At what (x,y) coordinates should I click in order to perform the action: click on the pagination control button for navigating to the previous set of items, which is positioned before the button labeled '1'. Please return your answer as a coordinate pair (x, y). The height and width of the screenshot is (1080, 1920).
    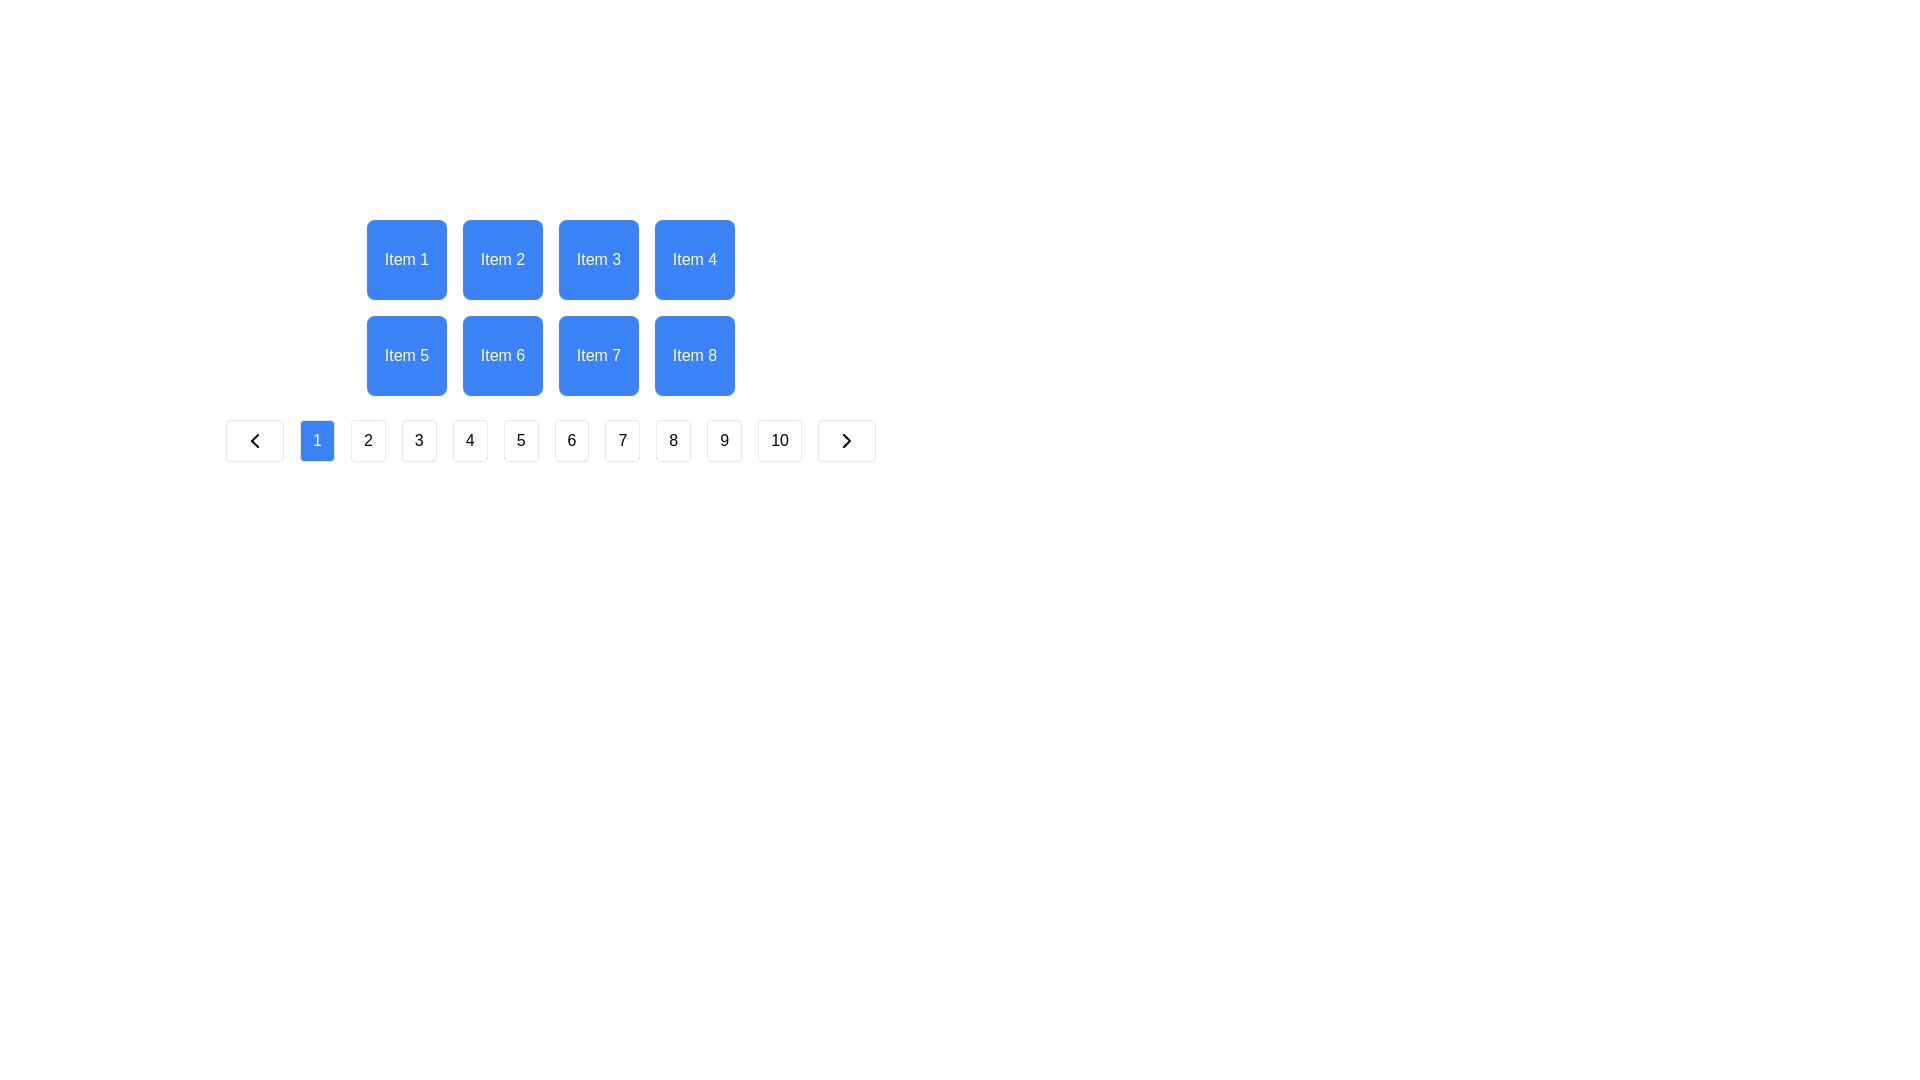
    Looking at the image, I should click on (253, 439).